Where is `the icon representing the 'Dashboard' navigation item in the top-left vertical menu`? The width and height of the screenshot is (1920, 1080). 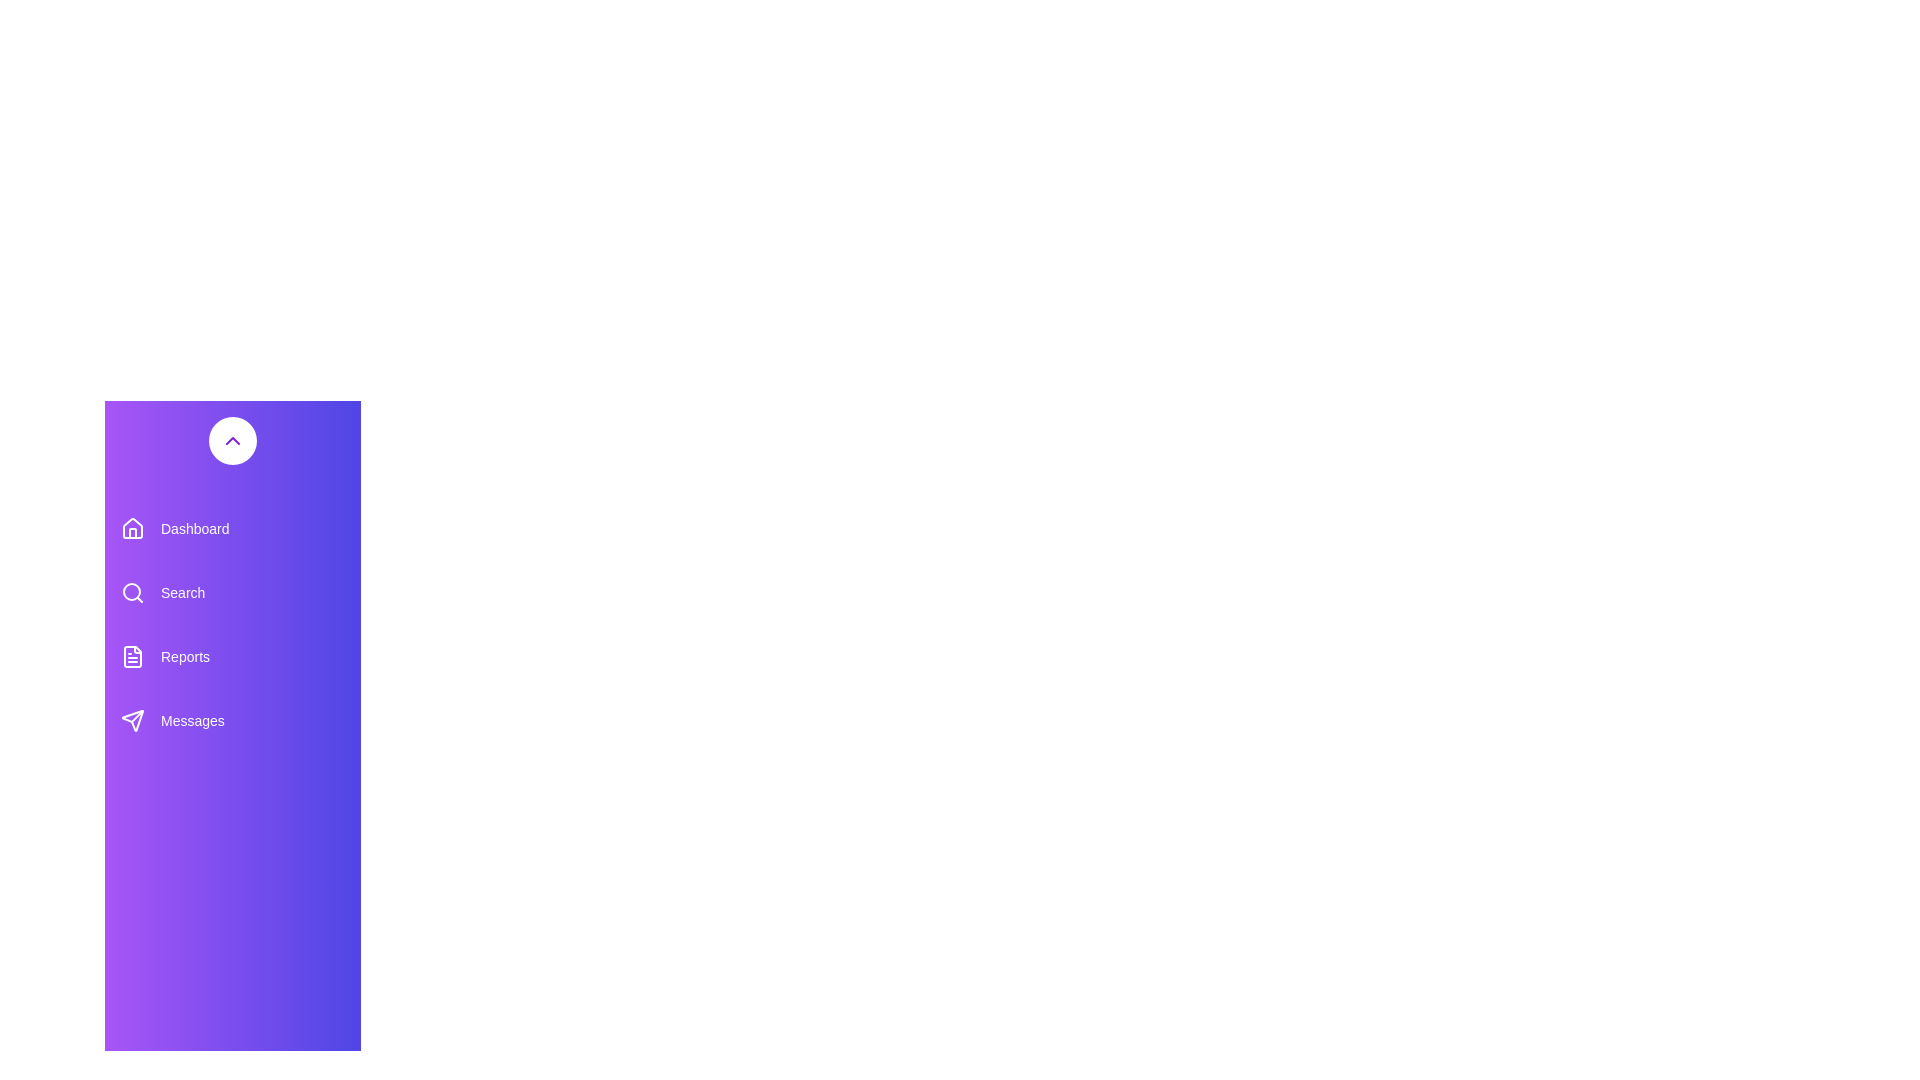 the icon representing the 'Dashboard' navigation item in the top-left vertical menu is located at coordinates (132, 527).